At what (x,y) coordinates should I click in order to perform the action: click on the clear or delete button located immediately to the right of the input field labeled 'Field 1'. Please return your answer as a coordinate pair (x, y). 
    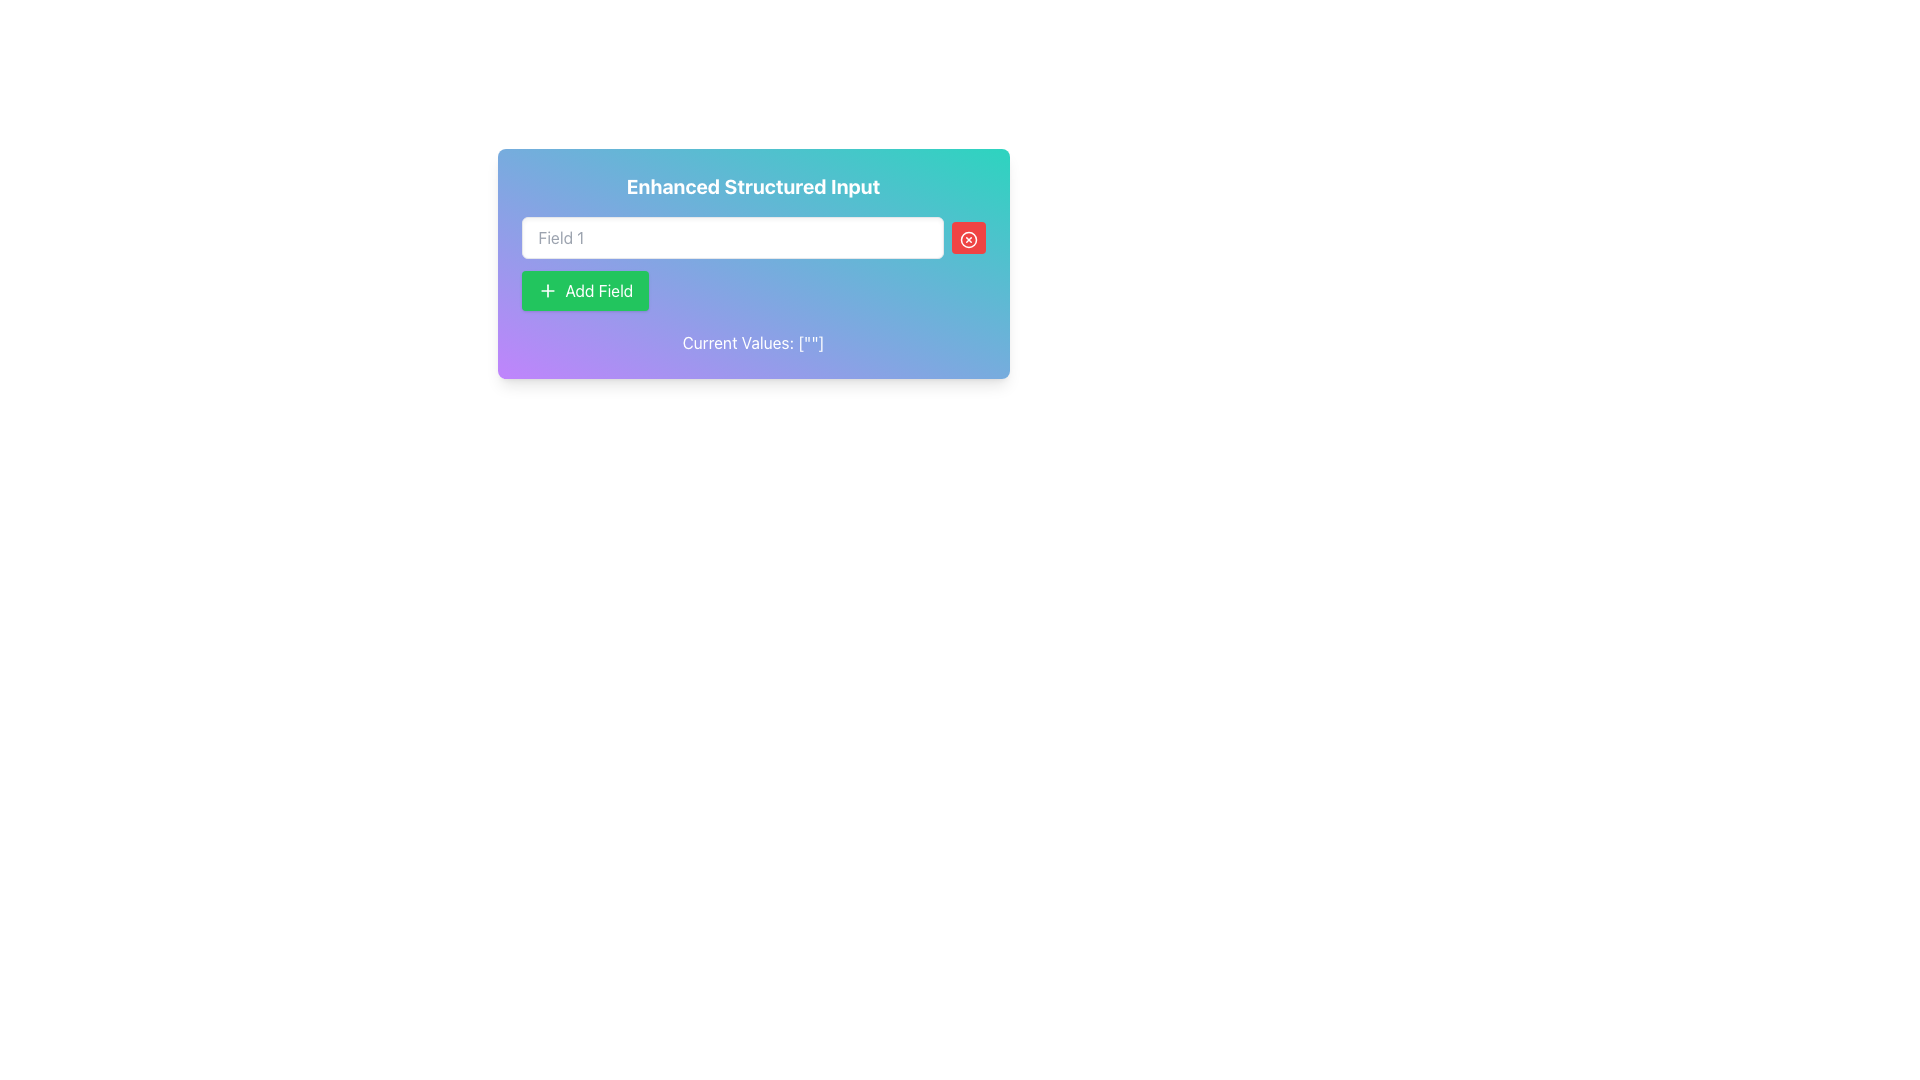
    Looking at the image, I should click on (968, 237).